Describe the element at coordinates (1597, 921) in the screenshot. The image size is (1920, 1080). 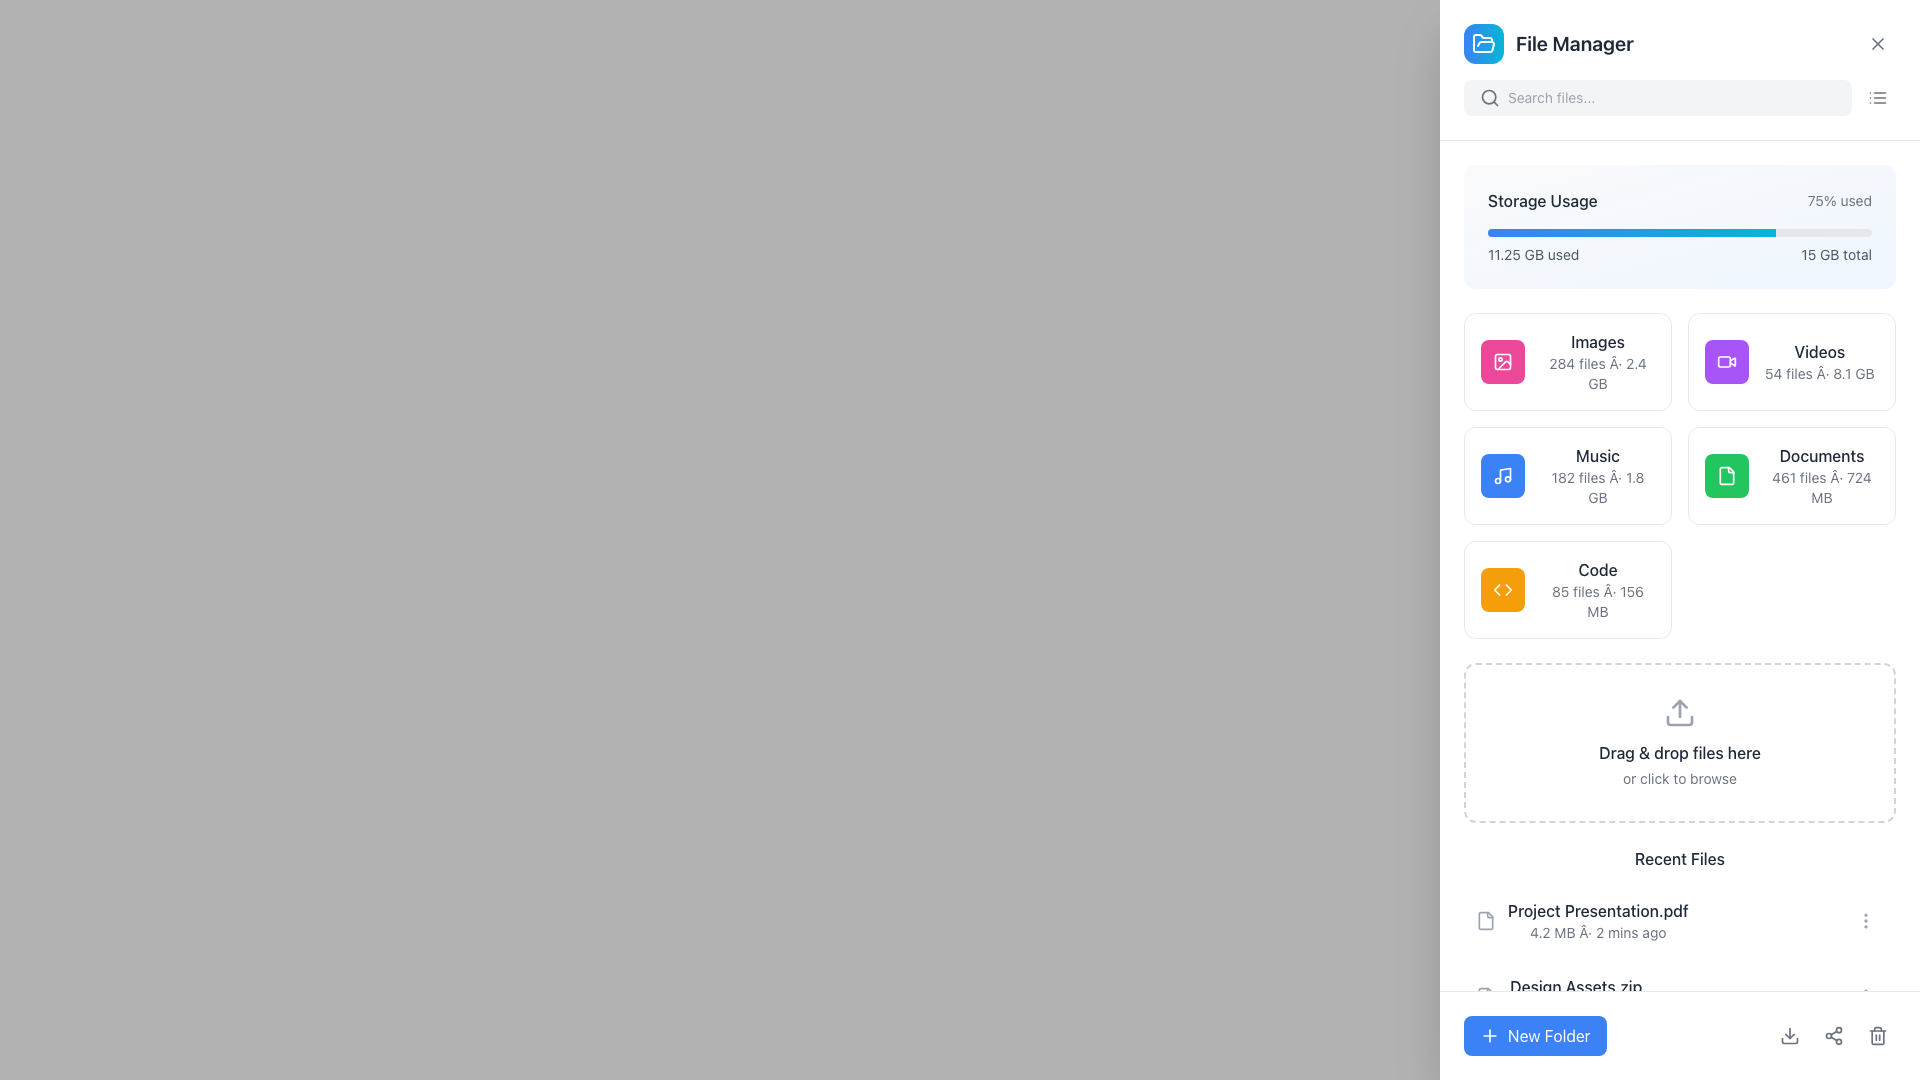
I see `the file list item displaying 'Project Presentation.pdf'` at that location.